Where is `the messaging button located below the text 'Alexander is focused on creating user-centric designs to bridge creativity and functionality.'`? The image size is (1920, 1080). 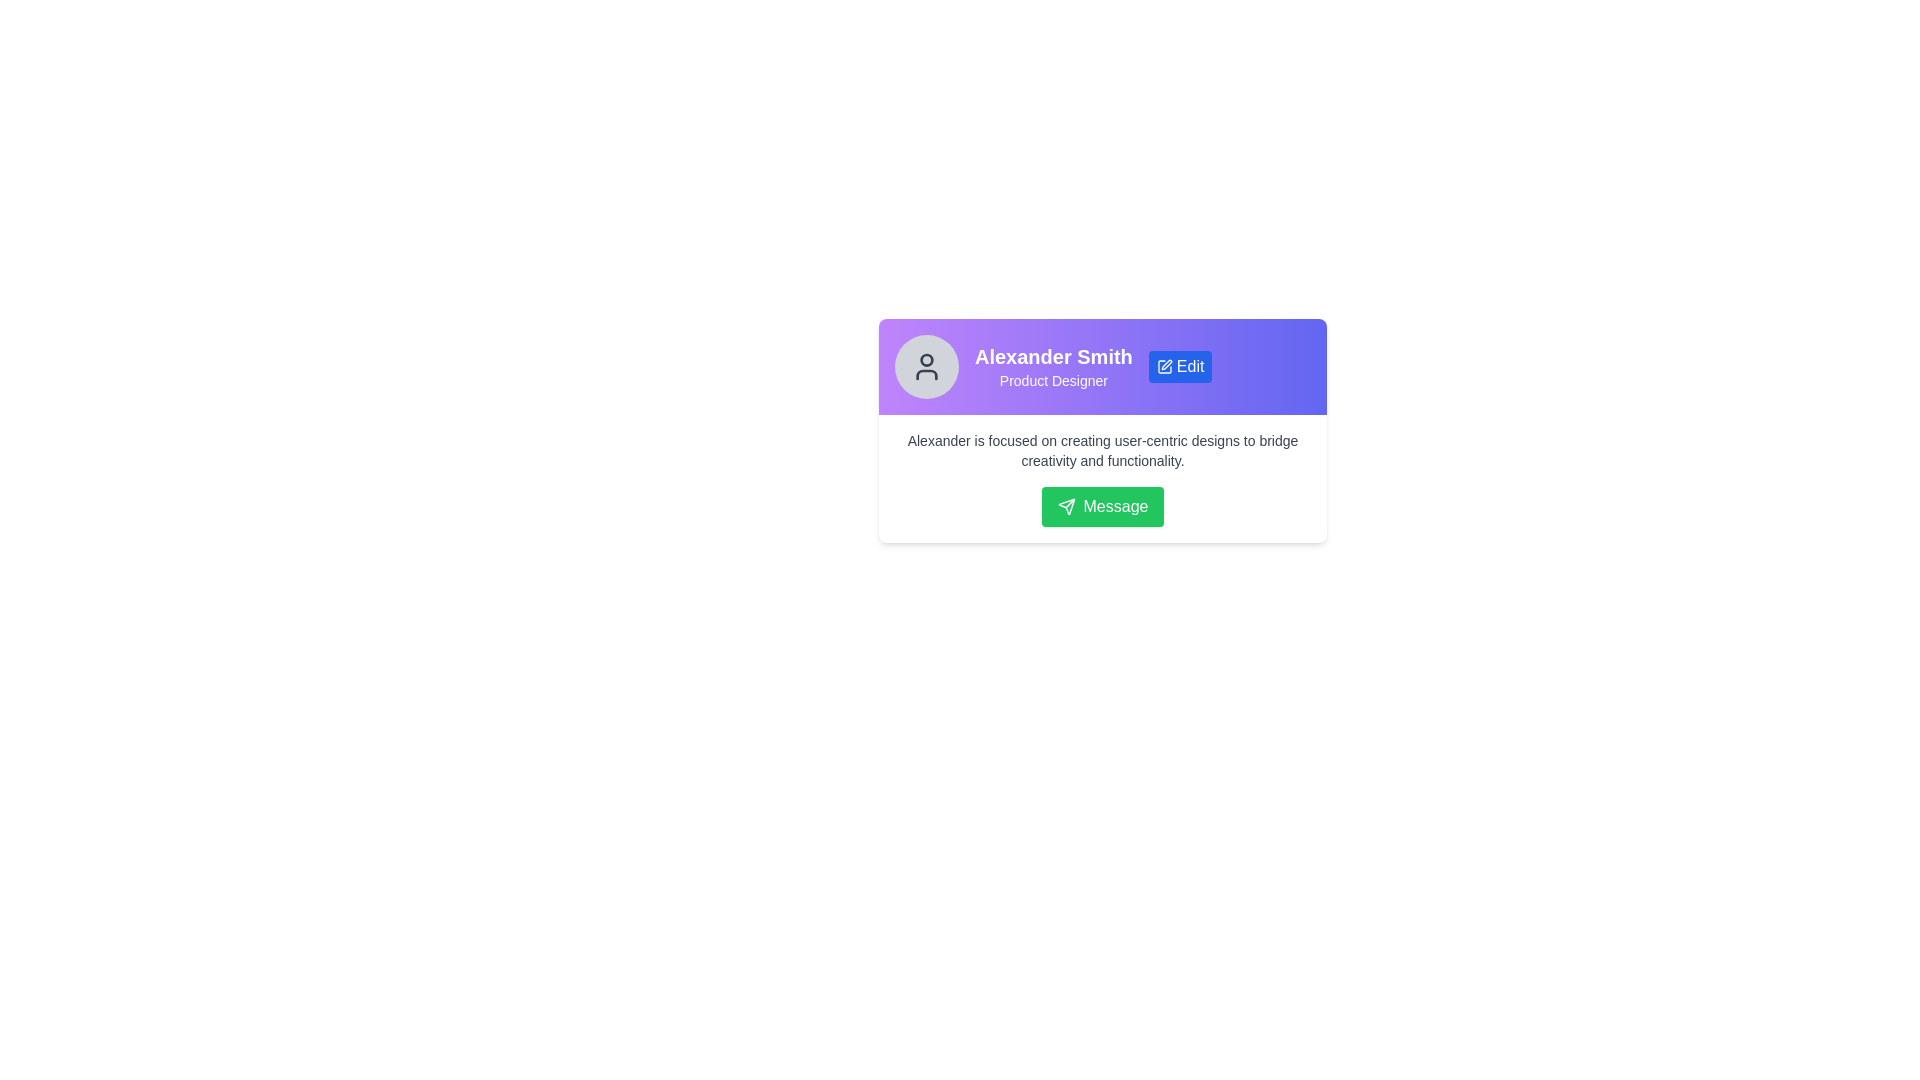
the messaging button located below the text 'Alexander is focused on creating user-centric designs to bridge creativity and functionality.' is located at coordinates (1102, 505).